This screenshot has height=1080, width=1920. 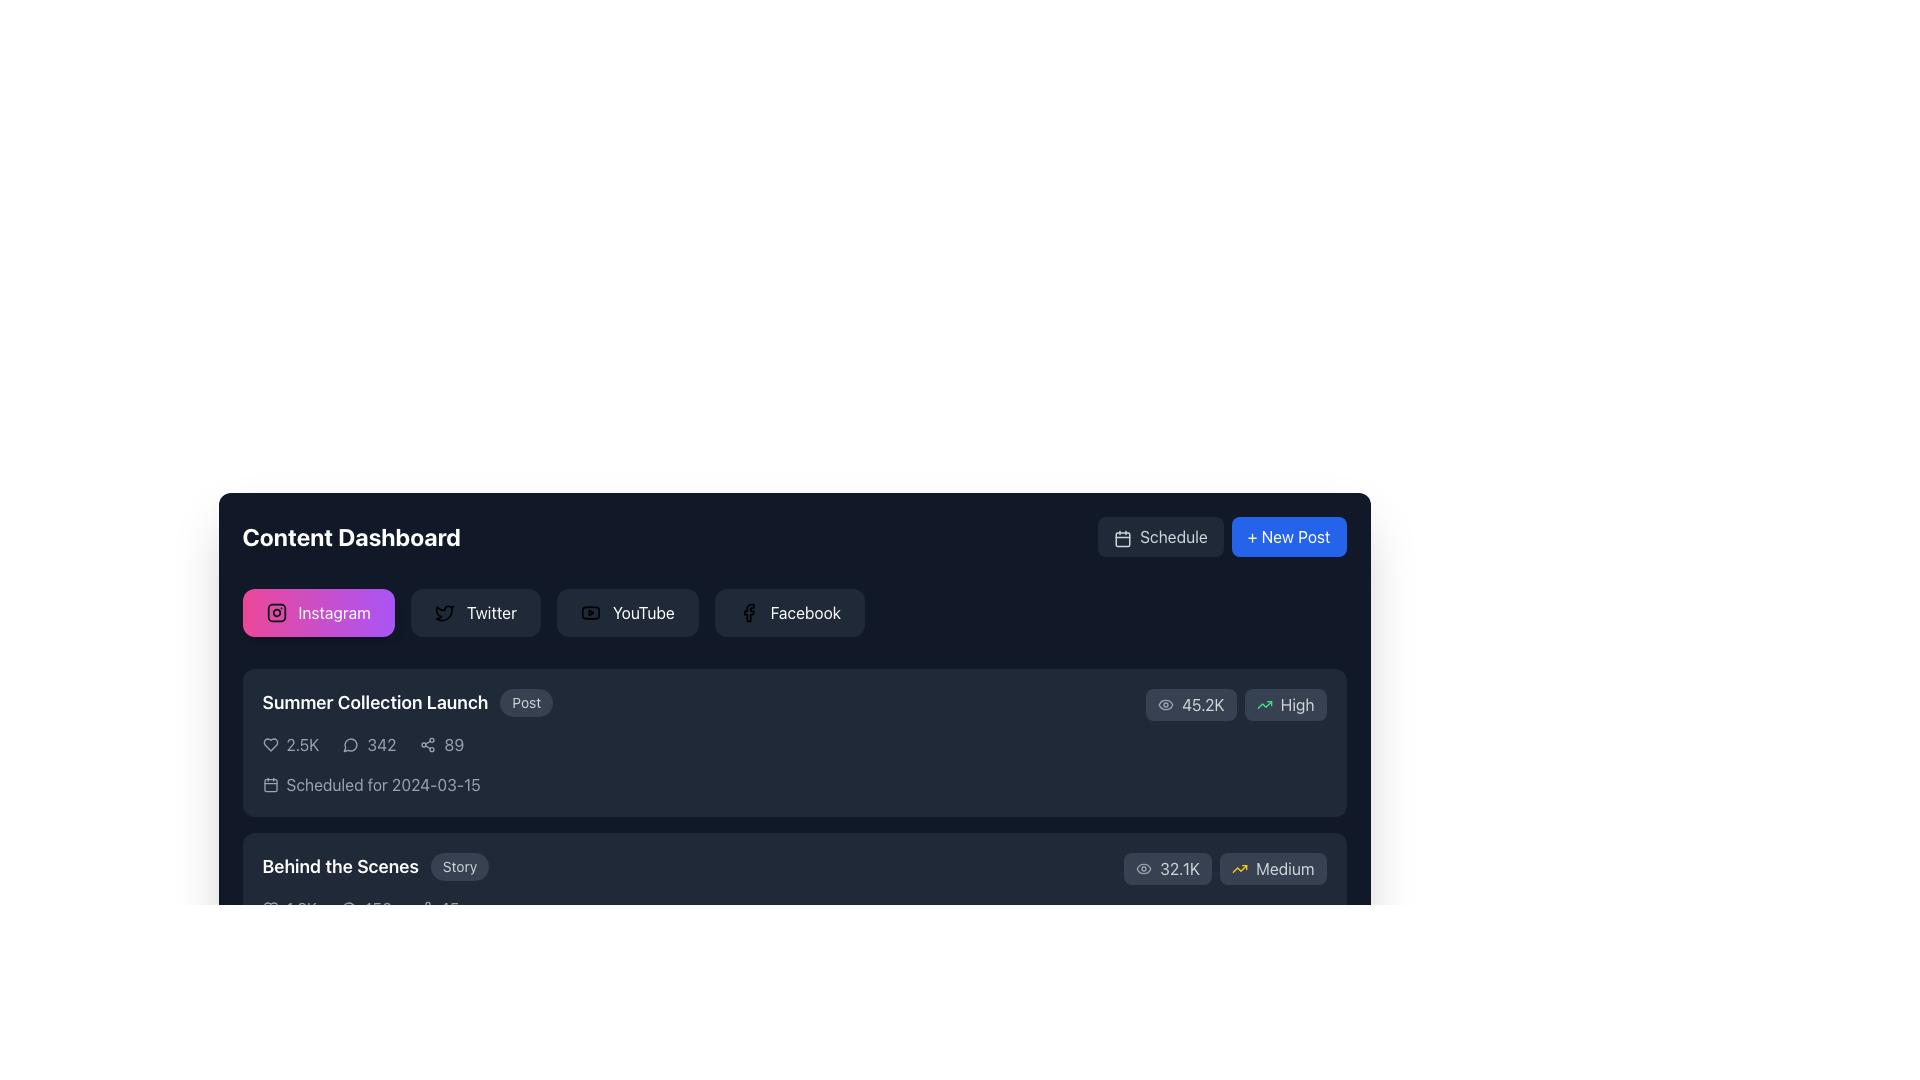 What do you see at coordinates (301, 744) in the screenshot?
I see `numerical value displayed in the Text Display element that indicates the count of likes or similar interactions, which is aligned with the heart icon and adjacent text elements within the 'Summer Collection Launch' post` at bounding box center [301, 744].